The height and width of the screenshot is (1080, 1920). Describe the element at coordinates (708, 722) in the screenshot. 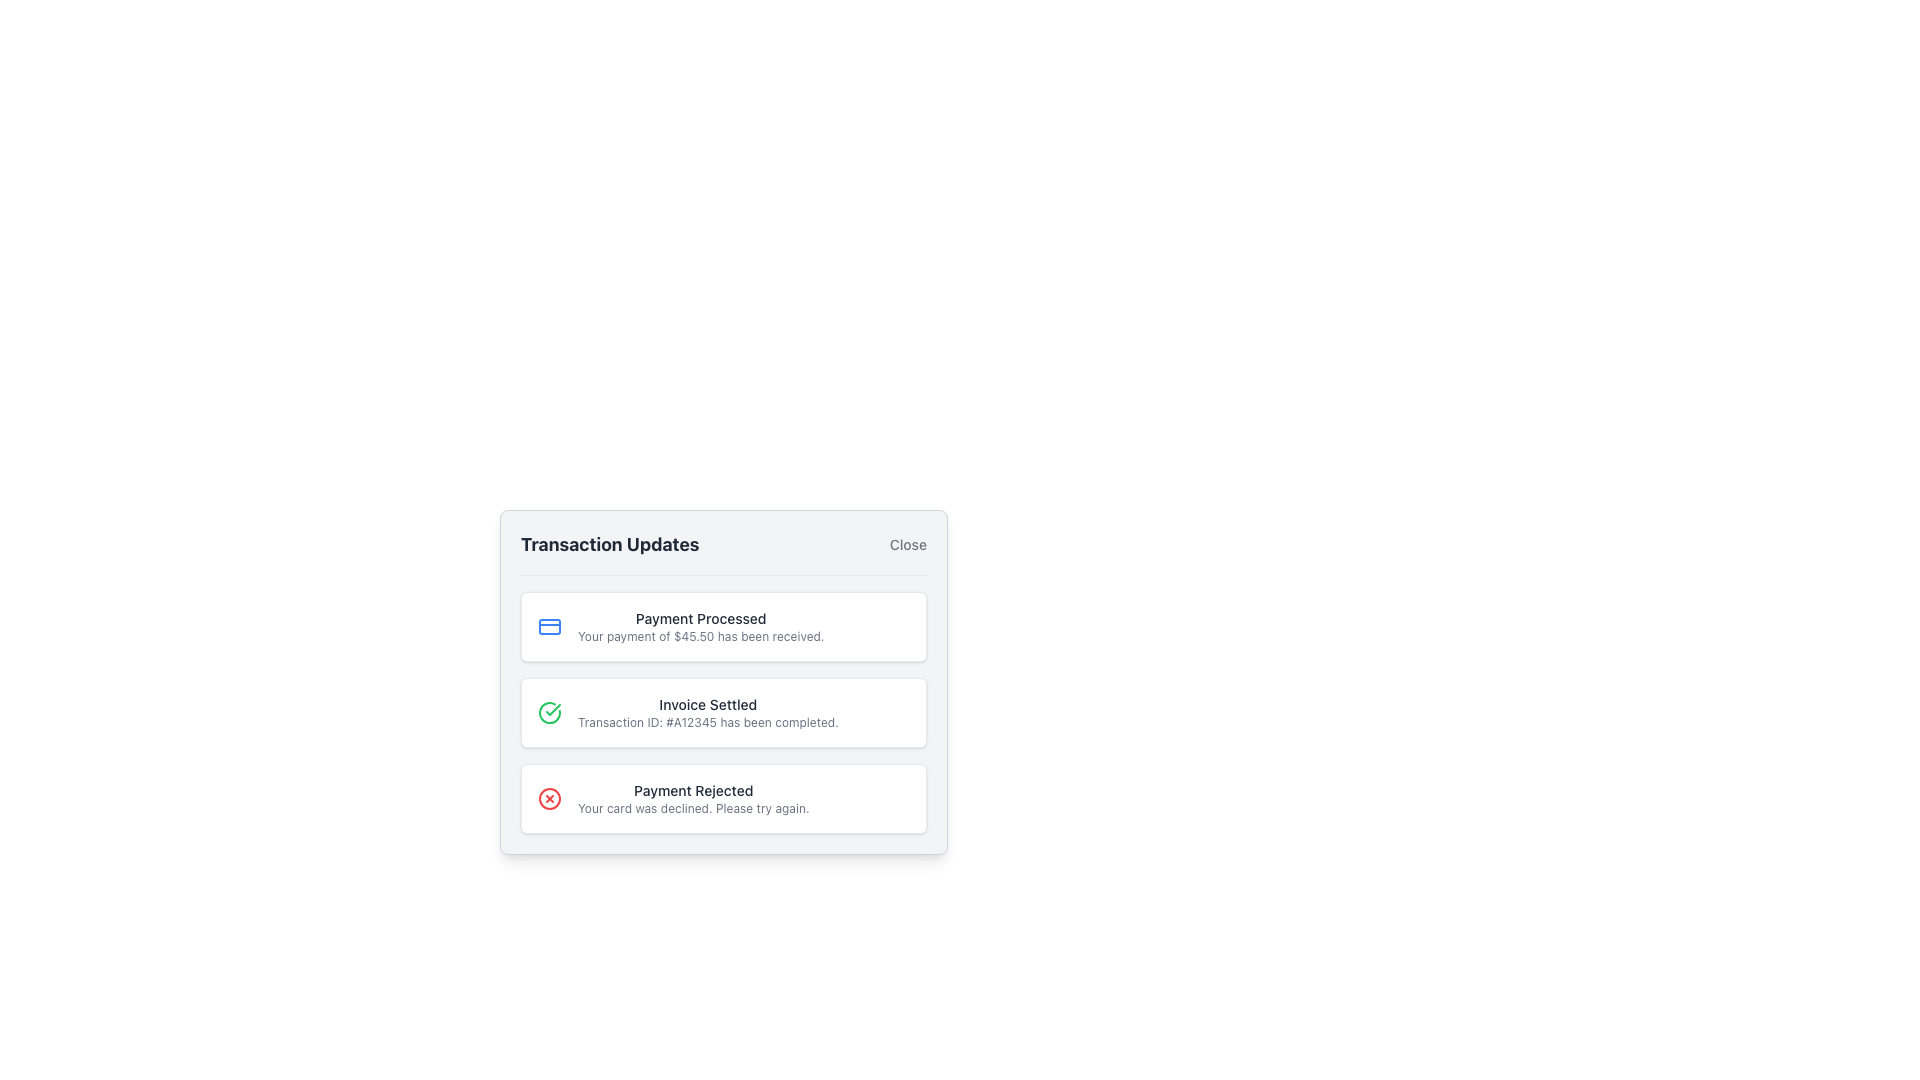

I see `text label that indicates the successful completion of transaction ID #A12345, located in the 'Invoice Settled' section, as the second line of text below the title` at that location.